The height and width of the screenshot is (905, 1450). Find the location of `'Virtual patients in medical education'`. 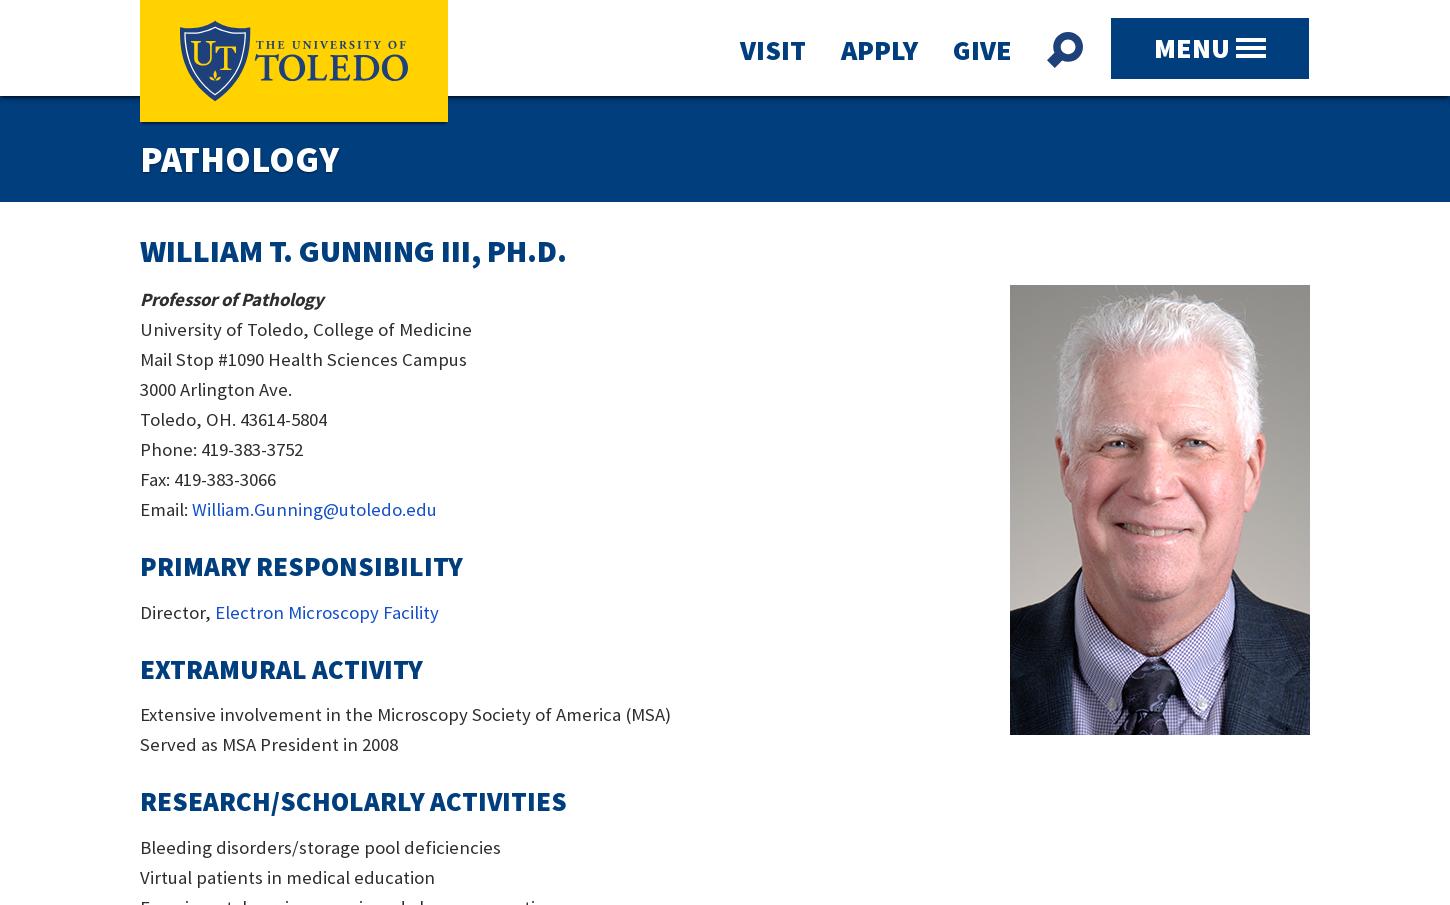

'Virtual patients in medical education' is located at coordinates (287, 876).